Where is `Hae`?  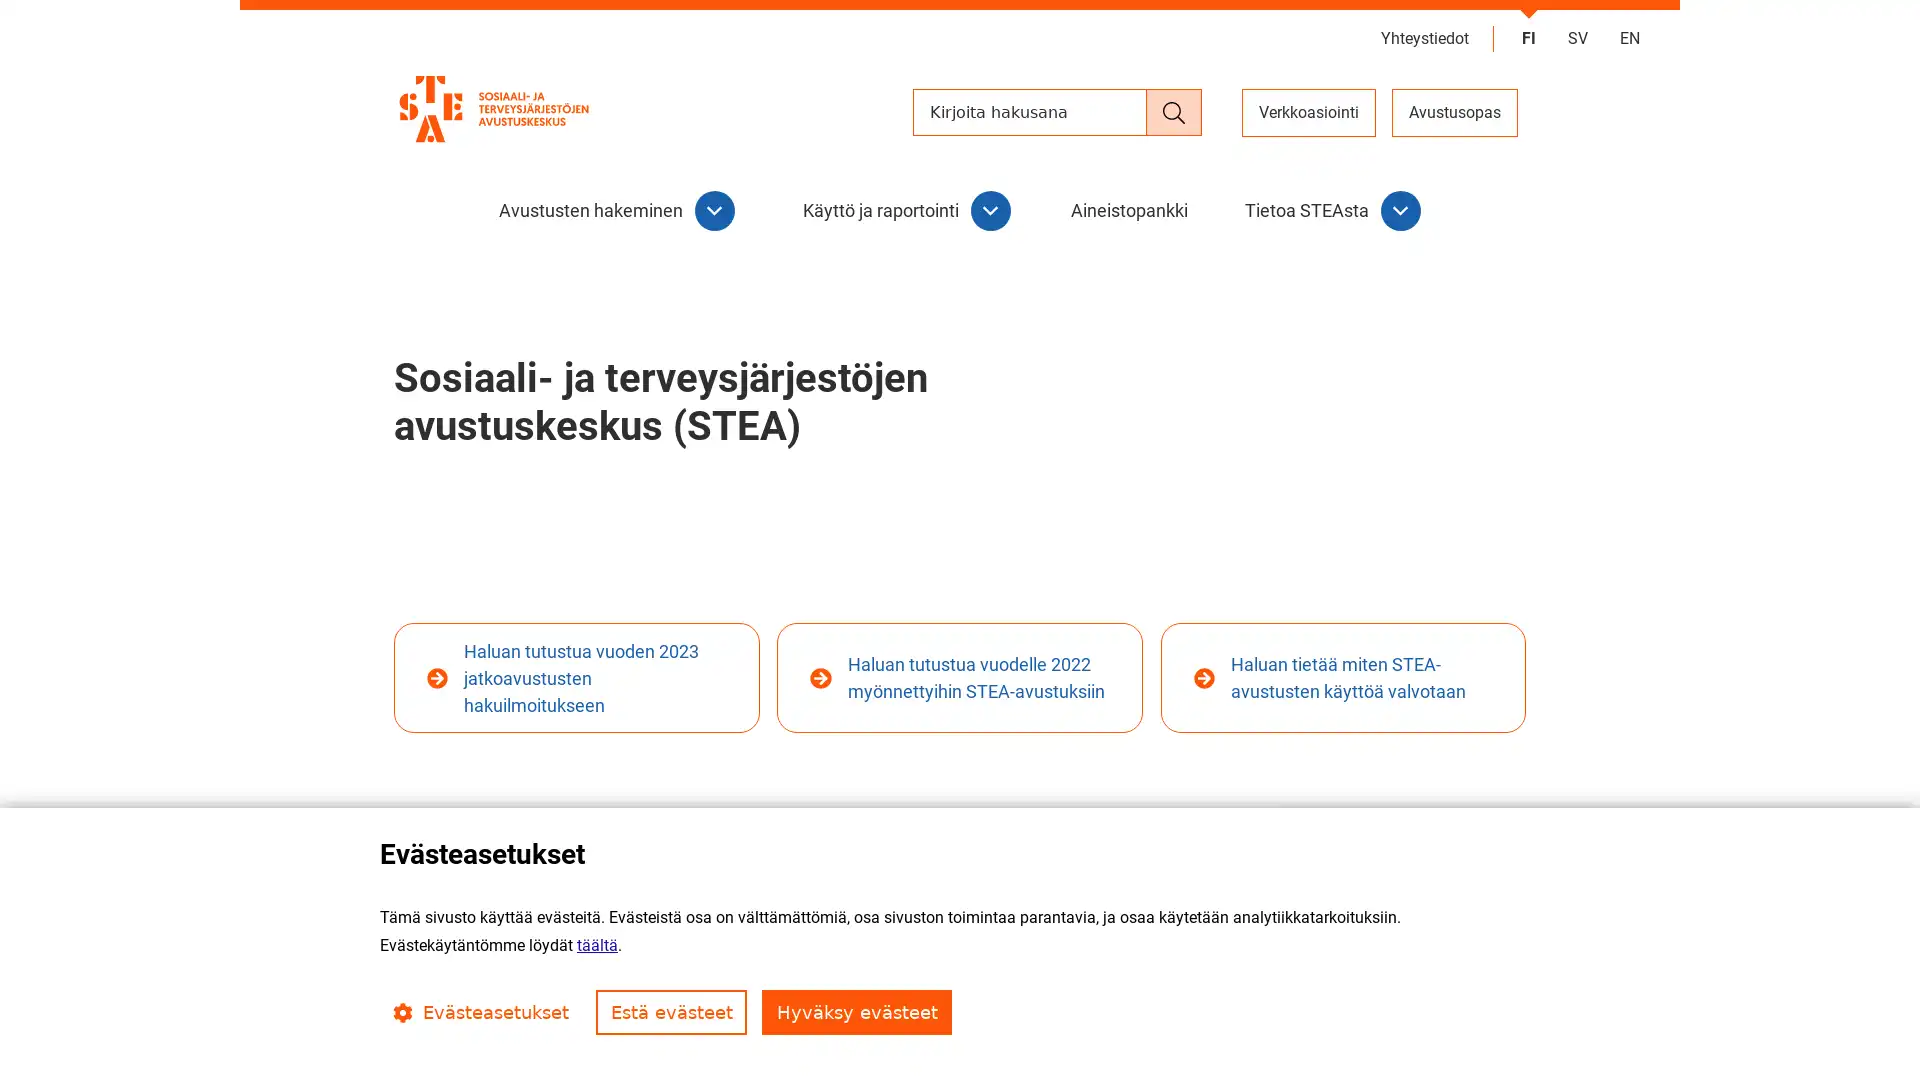 Hae is located at coordinates (1173, 112).